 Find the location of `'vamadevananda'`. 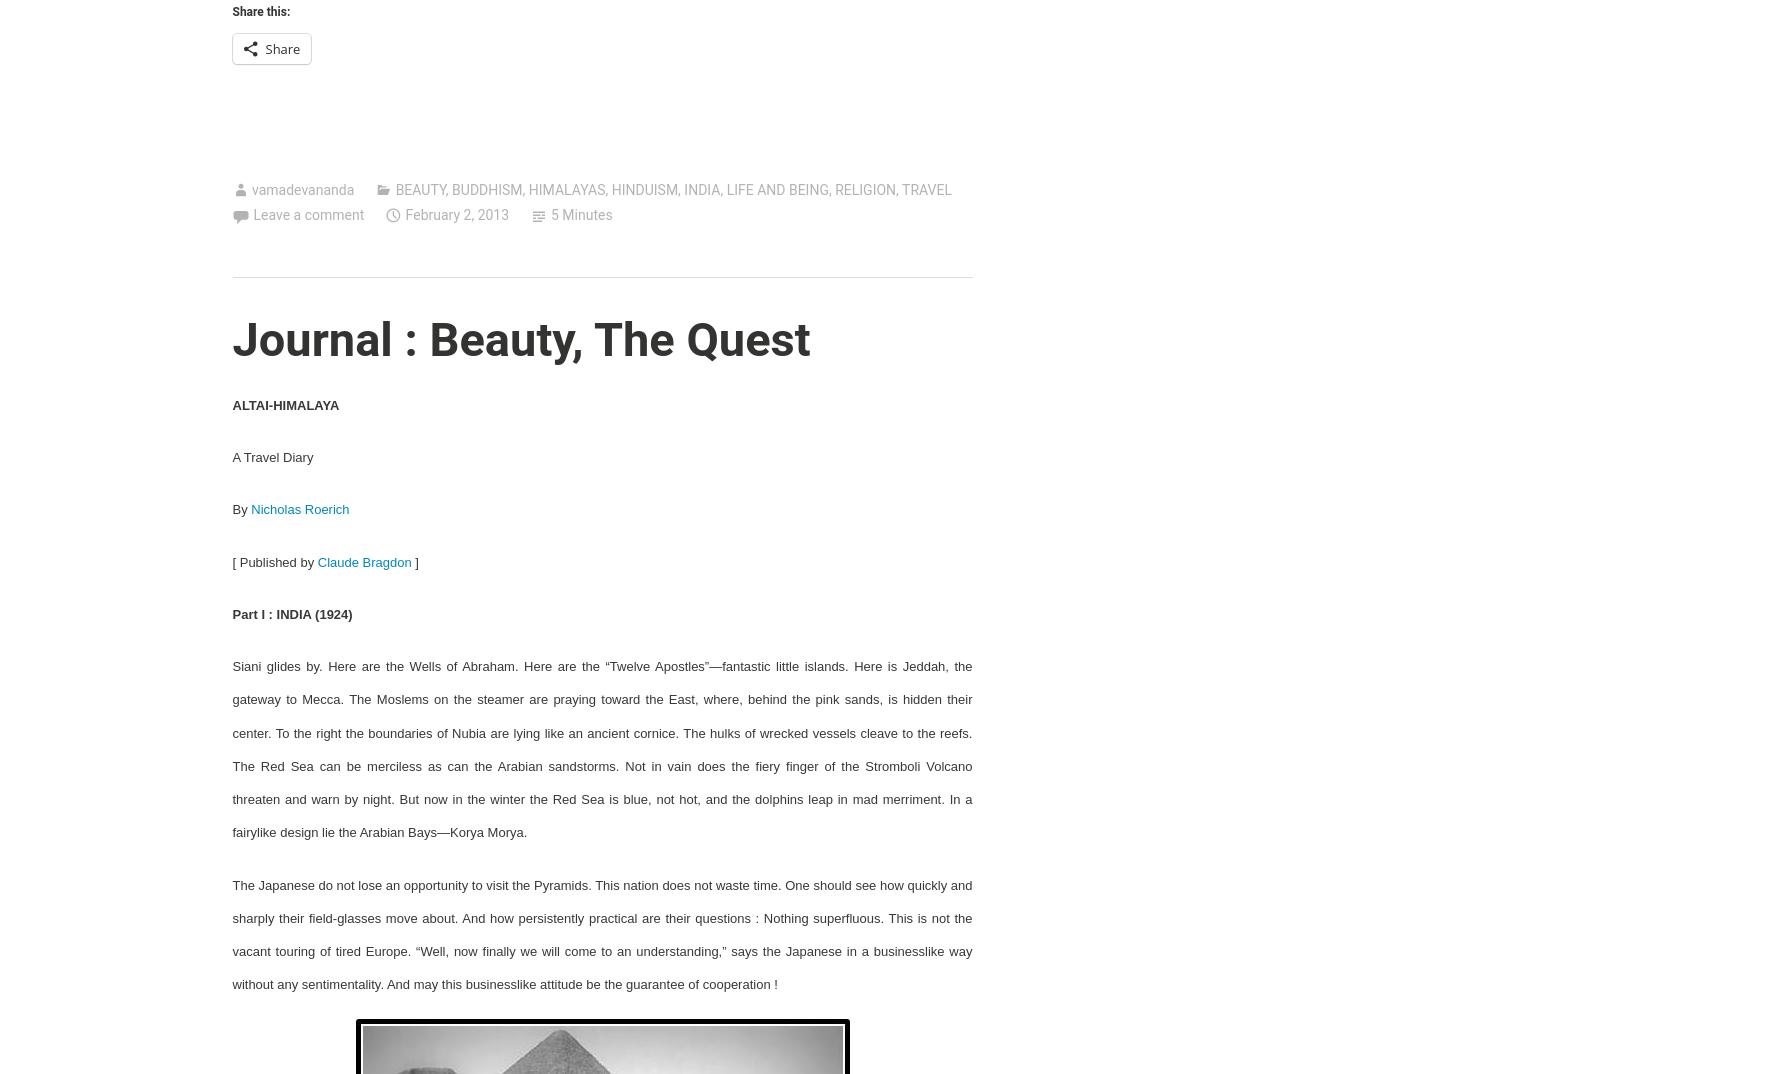

'vamadevananda' is located at coordinates (301, 189).